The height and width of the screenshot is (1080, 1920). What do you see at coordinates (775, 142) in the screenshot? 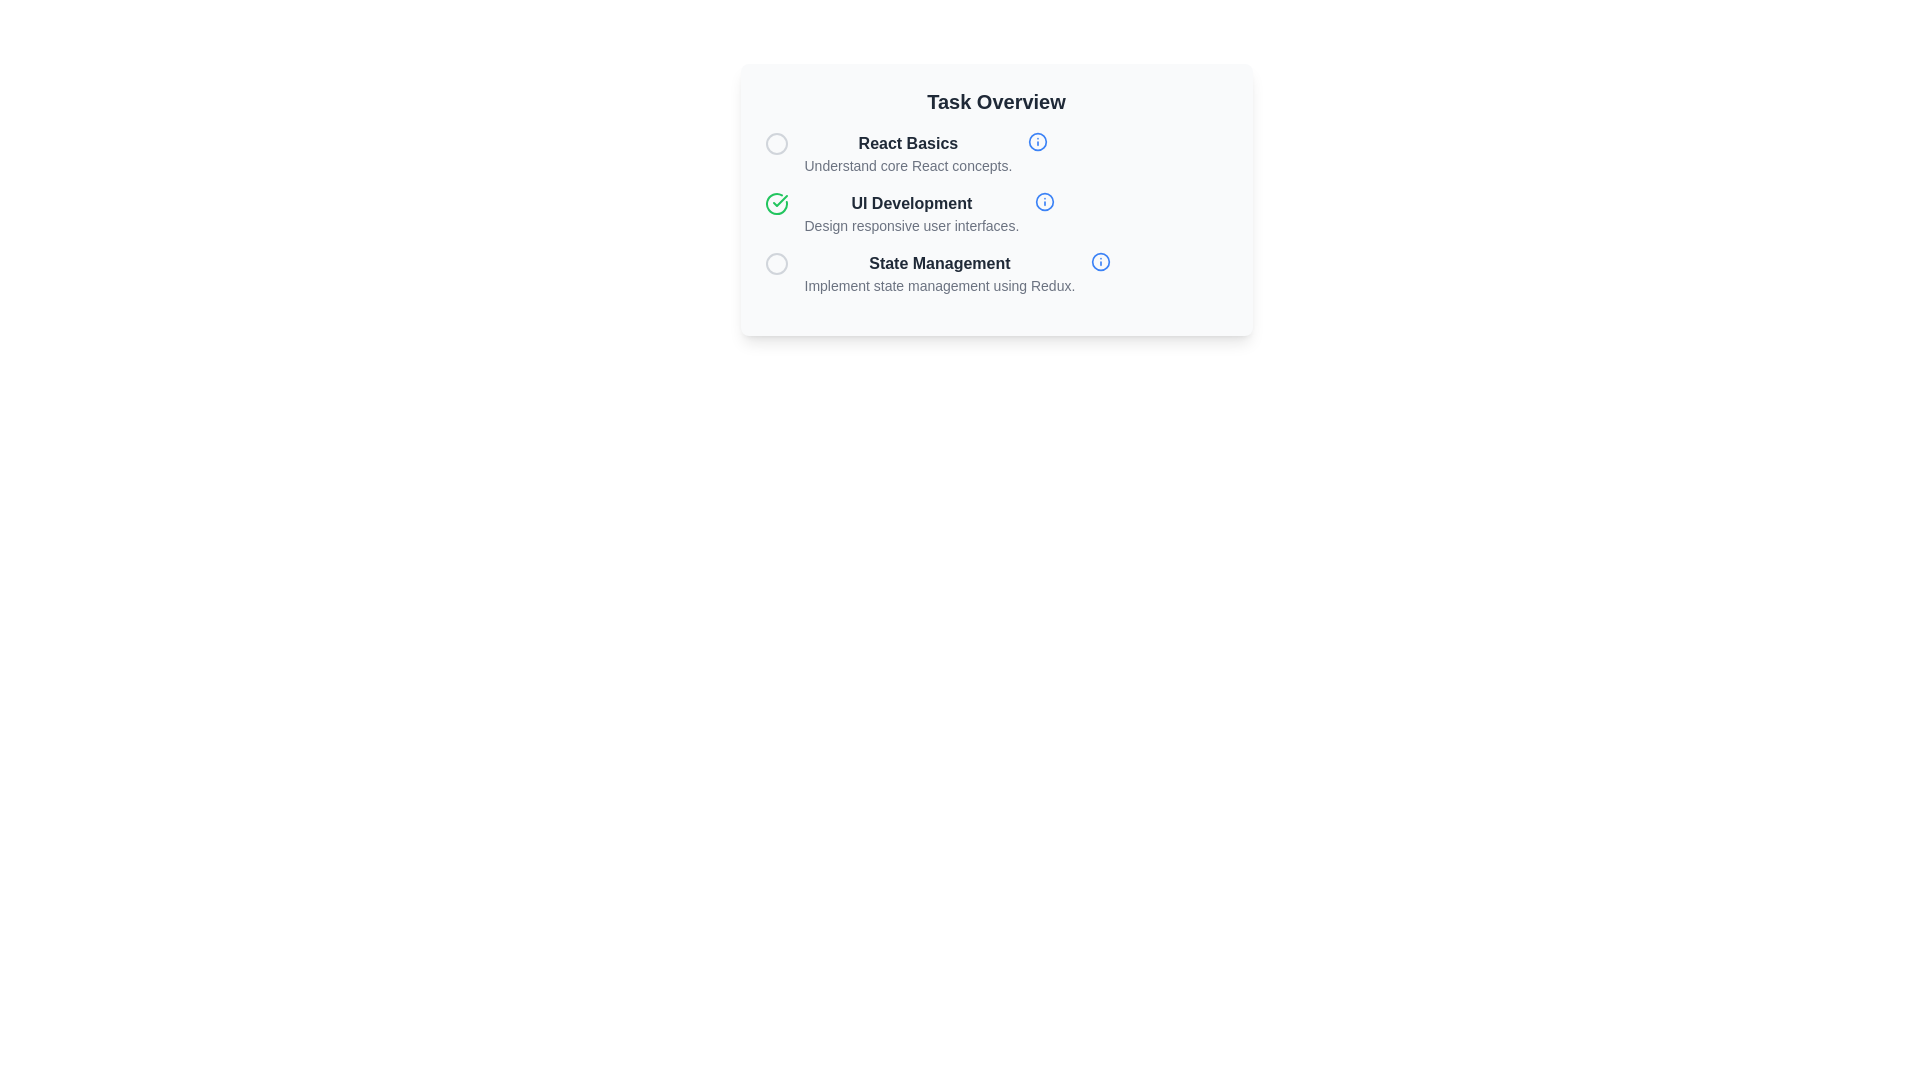
I see `the Circular UI indicator at the top of the vertical list, which has a thin border and hollow interior, adjacent to the text 'React Basics'` at bounding box center [775, 142].